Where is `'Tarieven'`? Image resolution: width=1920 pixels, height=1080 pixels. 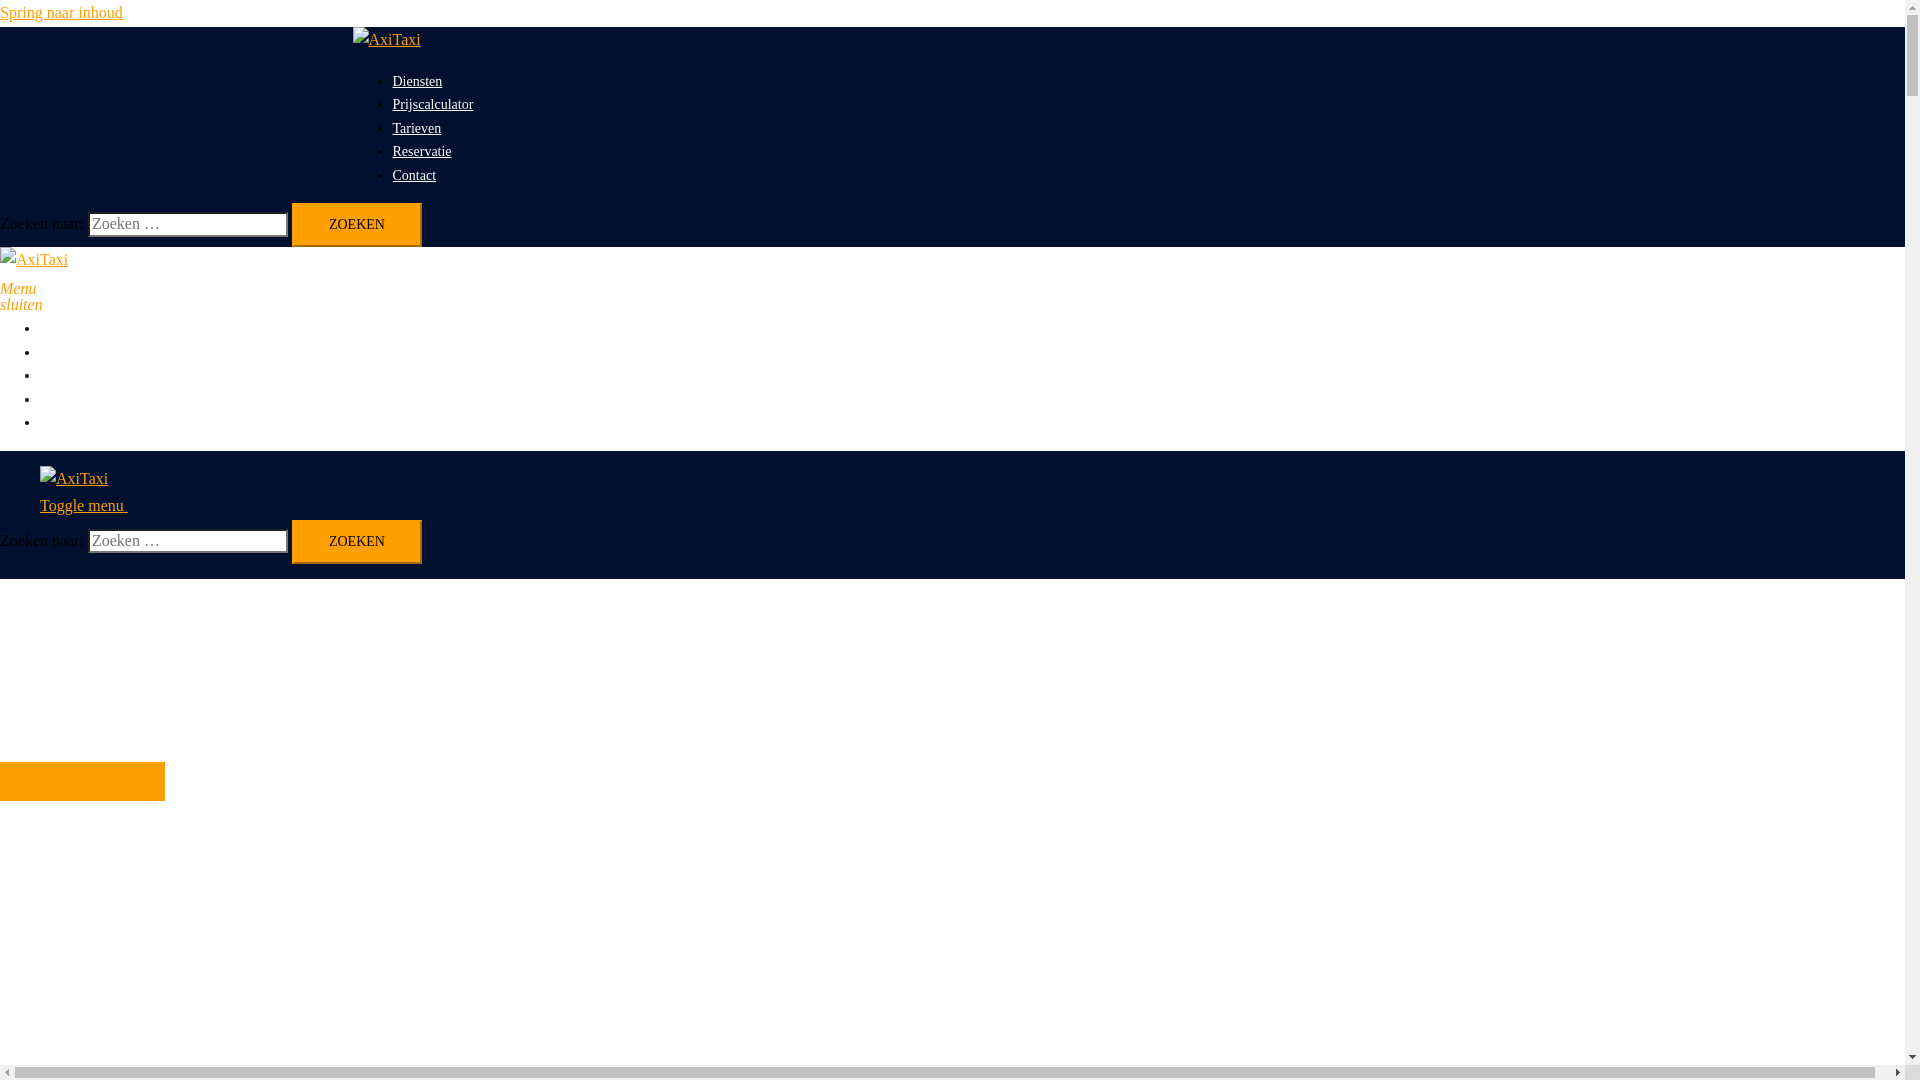 'Tarieven' is located at coordinates (415, 128).